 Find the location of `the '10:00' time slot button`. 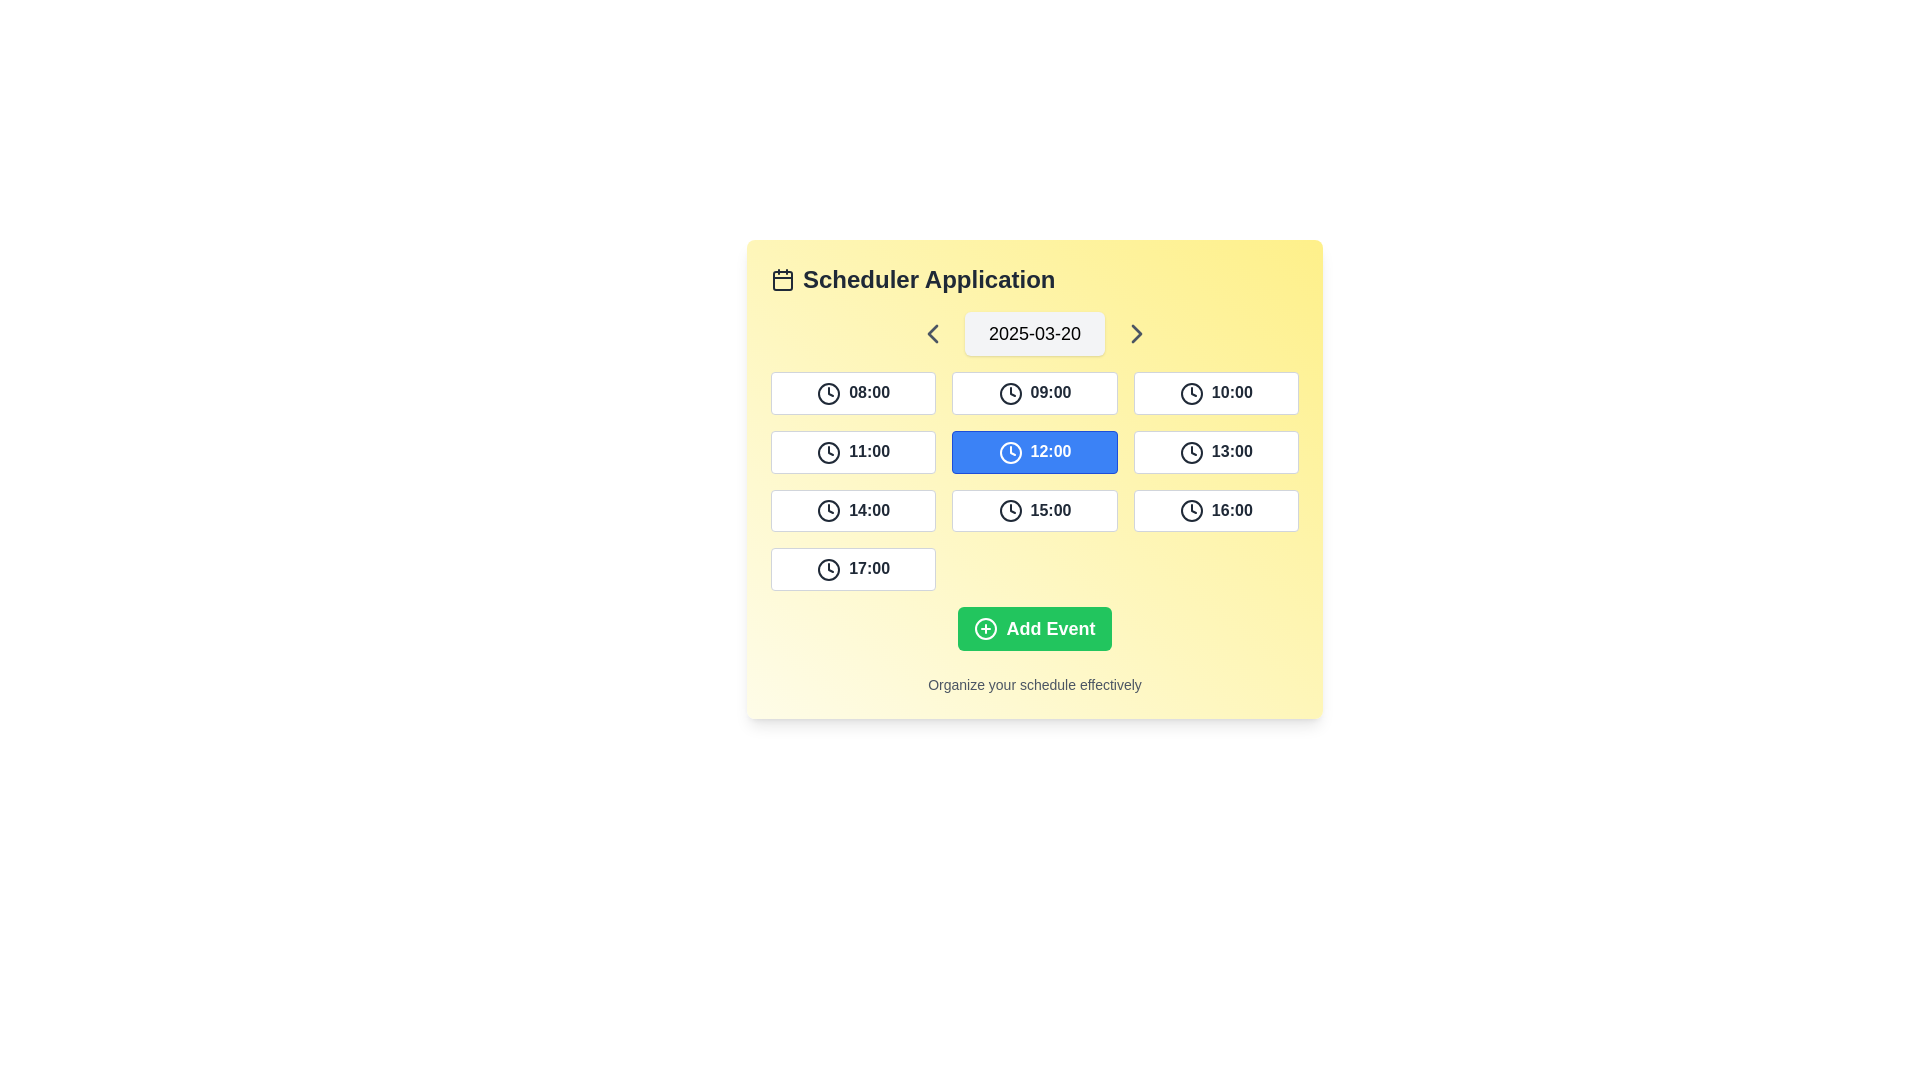

the '10:00' time slot button is located at coordinates (1215, 393).